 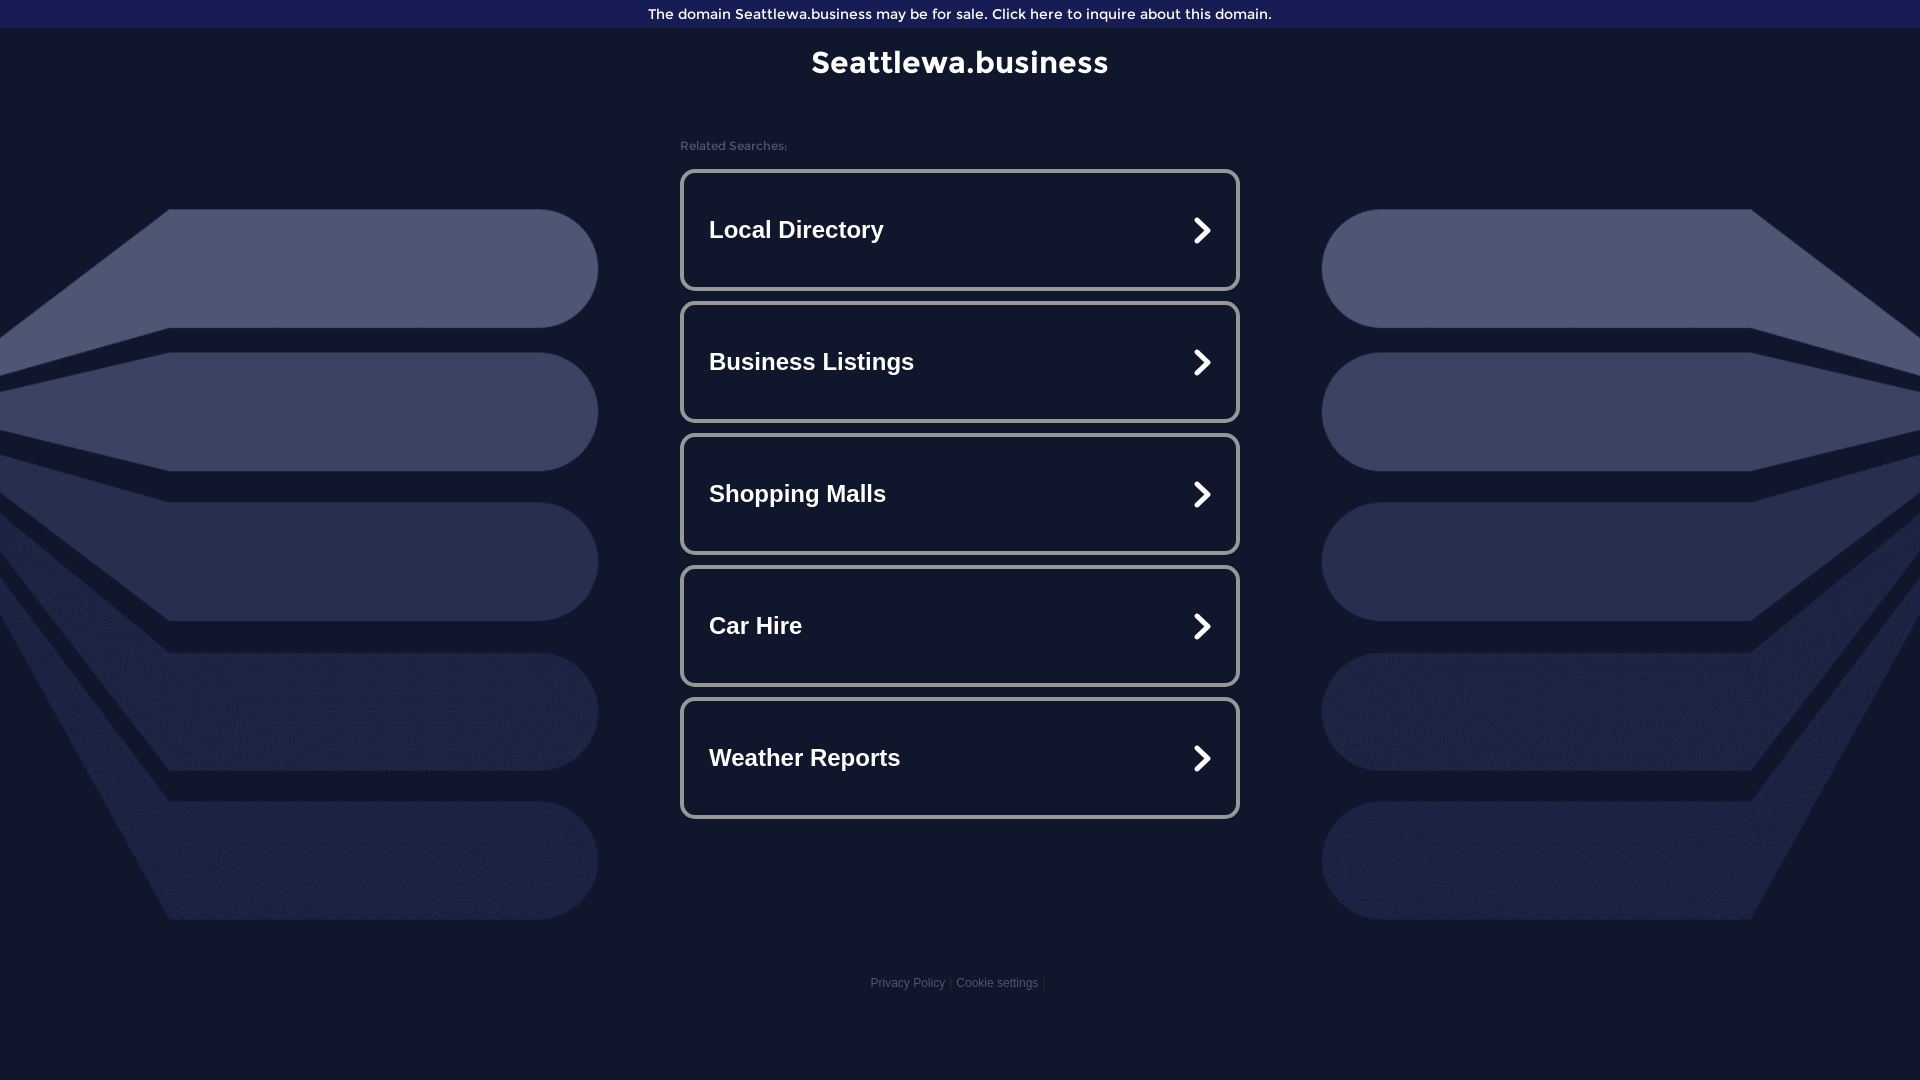 I want to click on 'Local Directory', so click(x=960, y=229).